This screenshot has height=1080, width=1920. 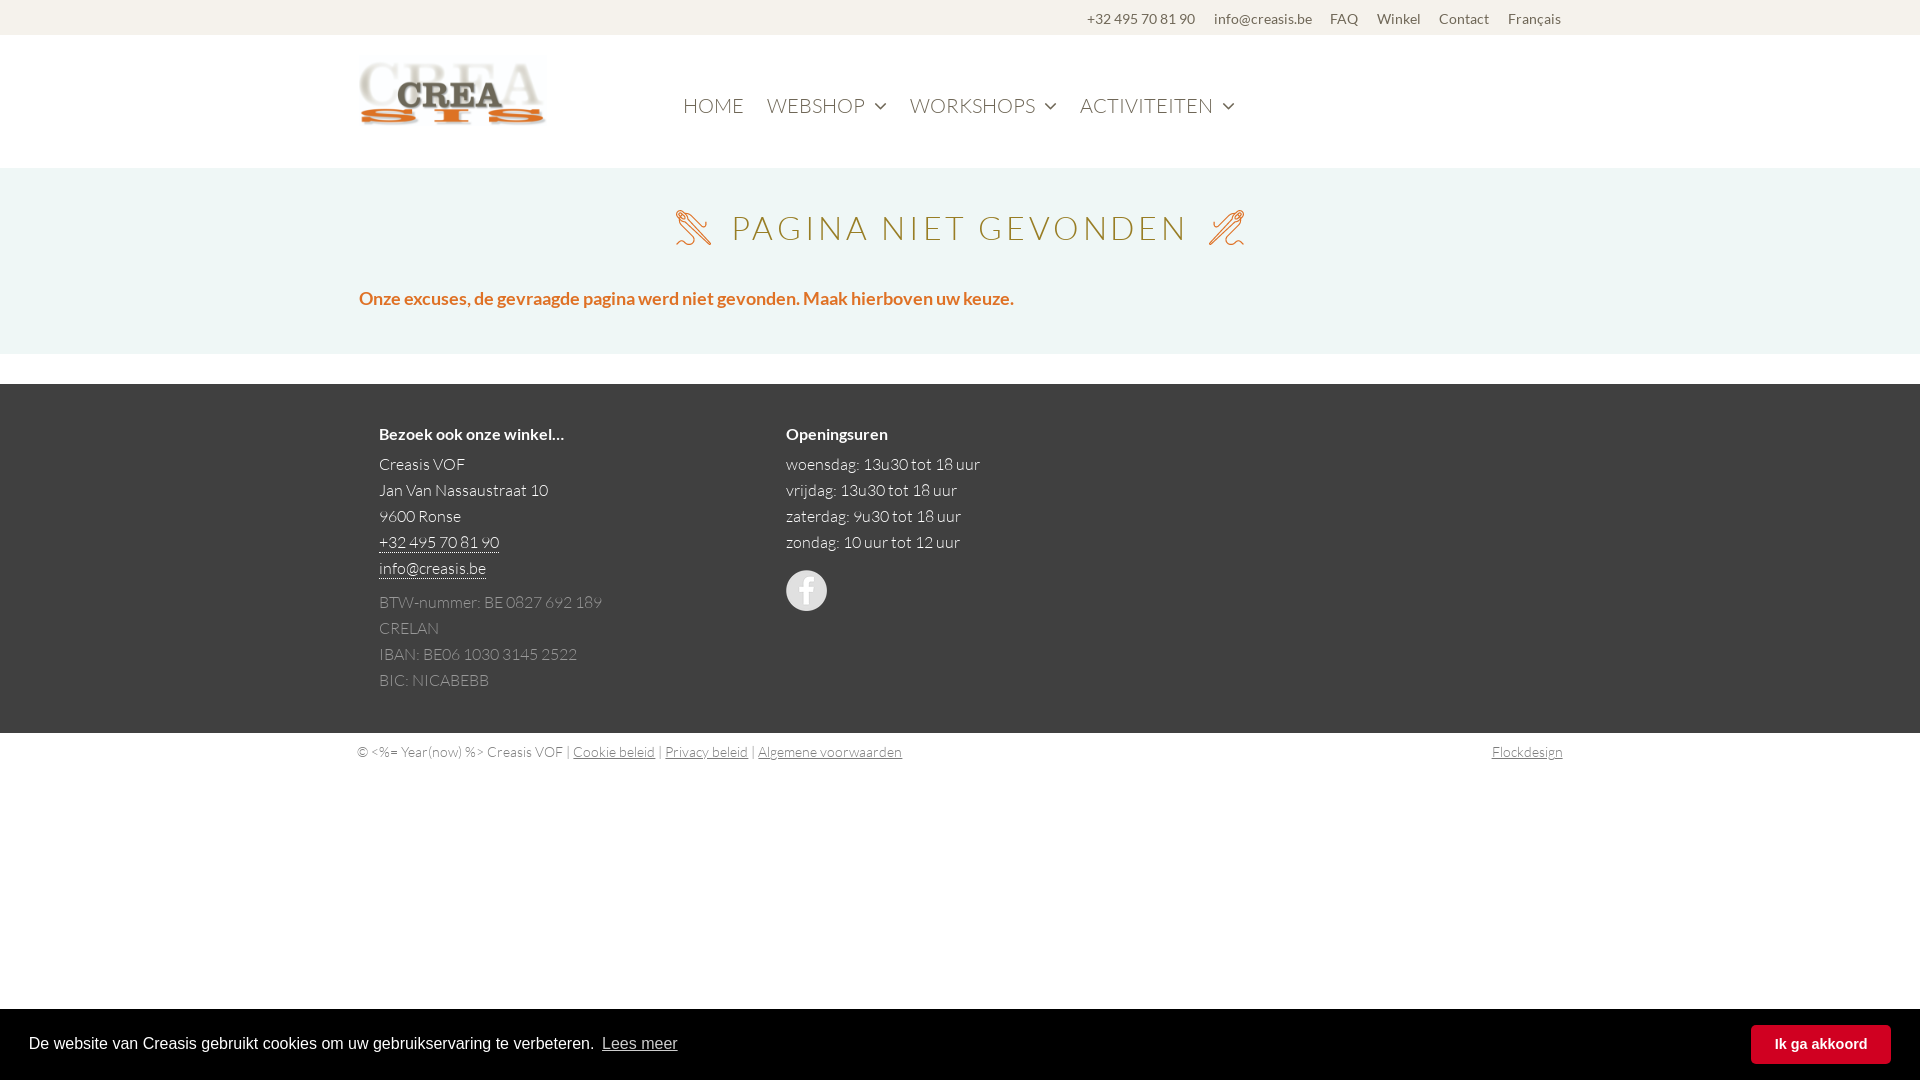 What do you see at coordinates (613, 751) in the screenshot?
I see `'Cookie beleid'` at bounding box center [613, 751].